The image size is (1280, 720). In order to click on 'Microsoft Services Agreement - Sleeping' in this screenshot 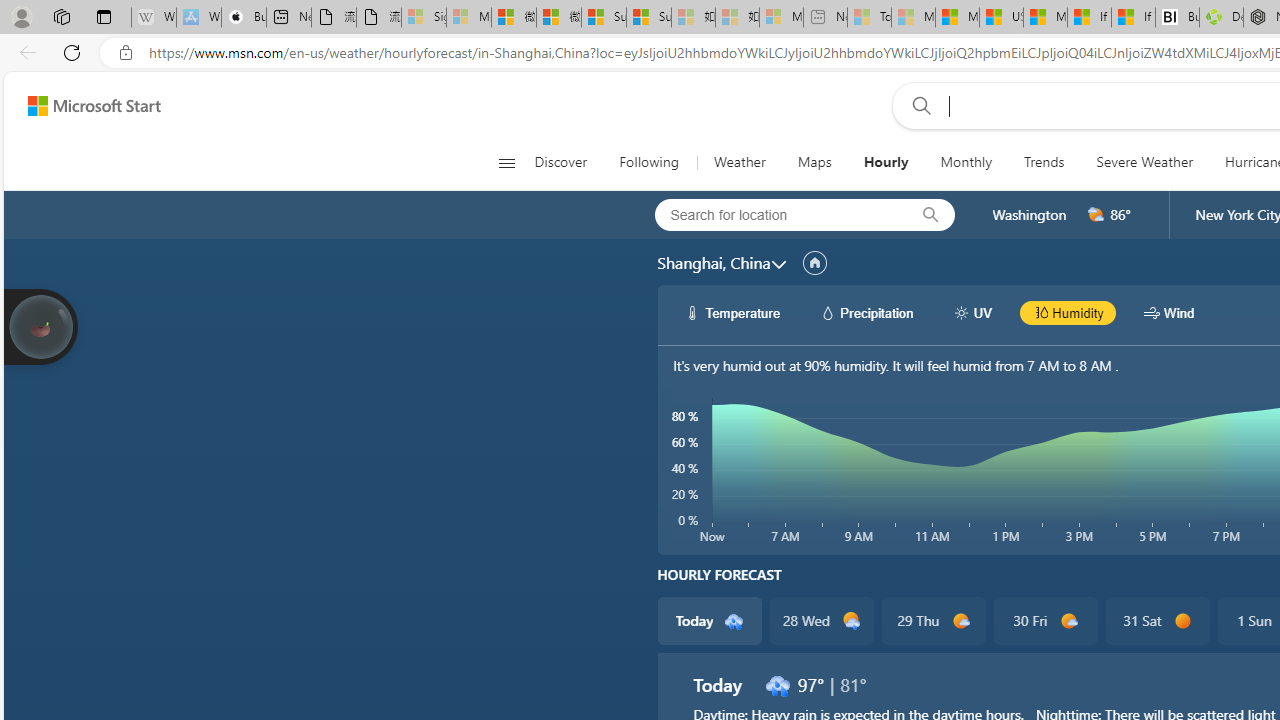, I will do `click(468, 17)`.